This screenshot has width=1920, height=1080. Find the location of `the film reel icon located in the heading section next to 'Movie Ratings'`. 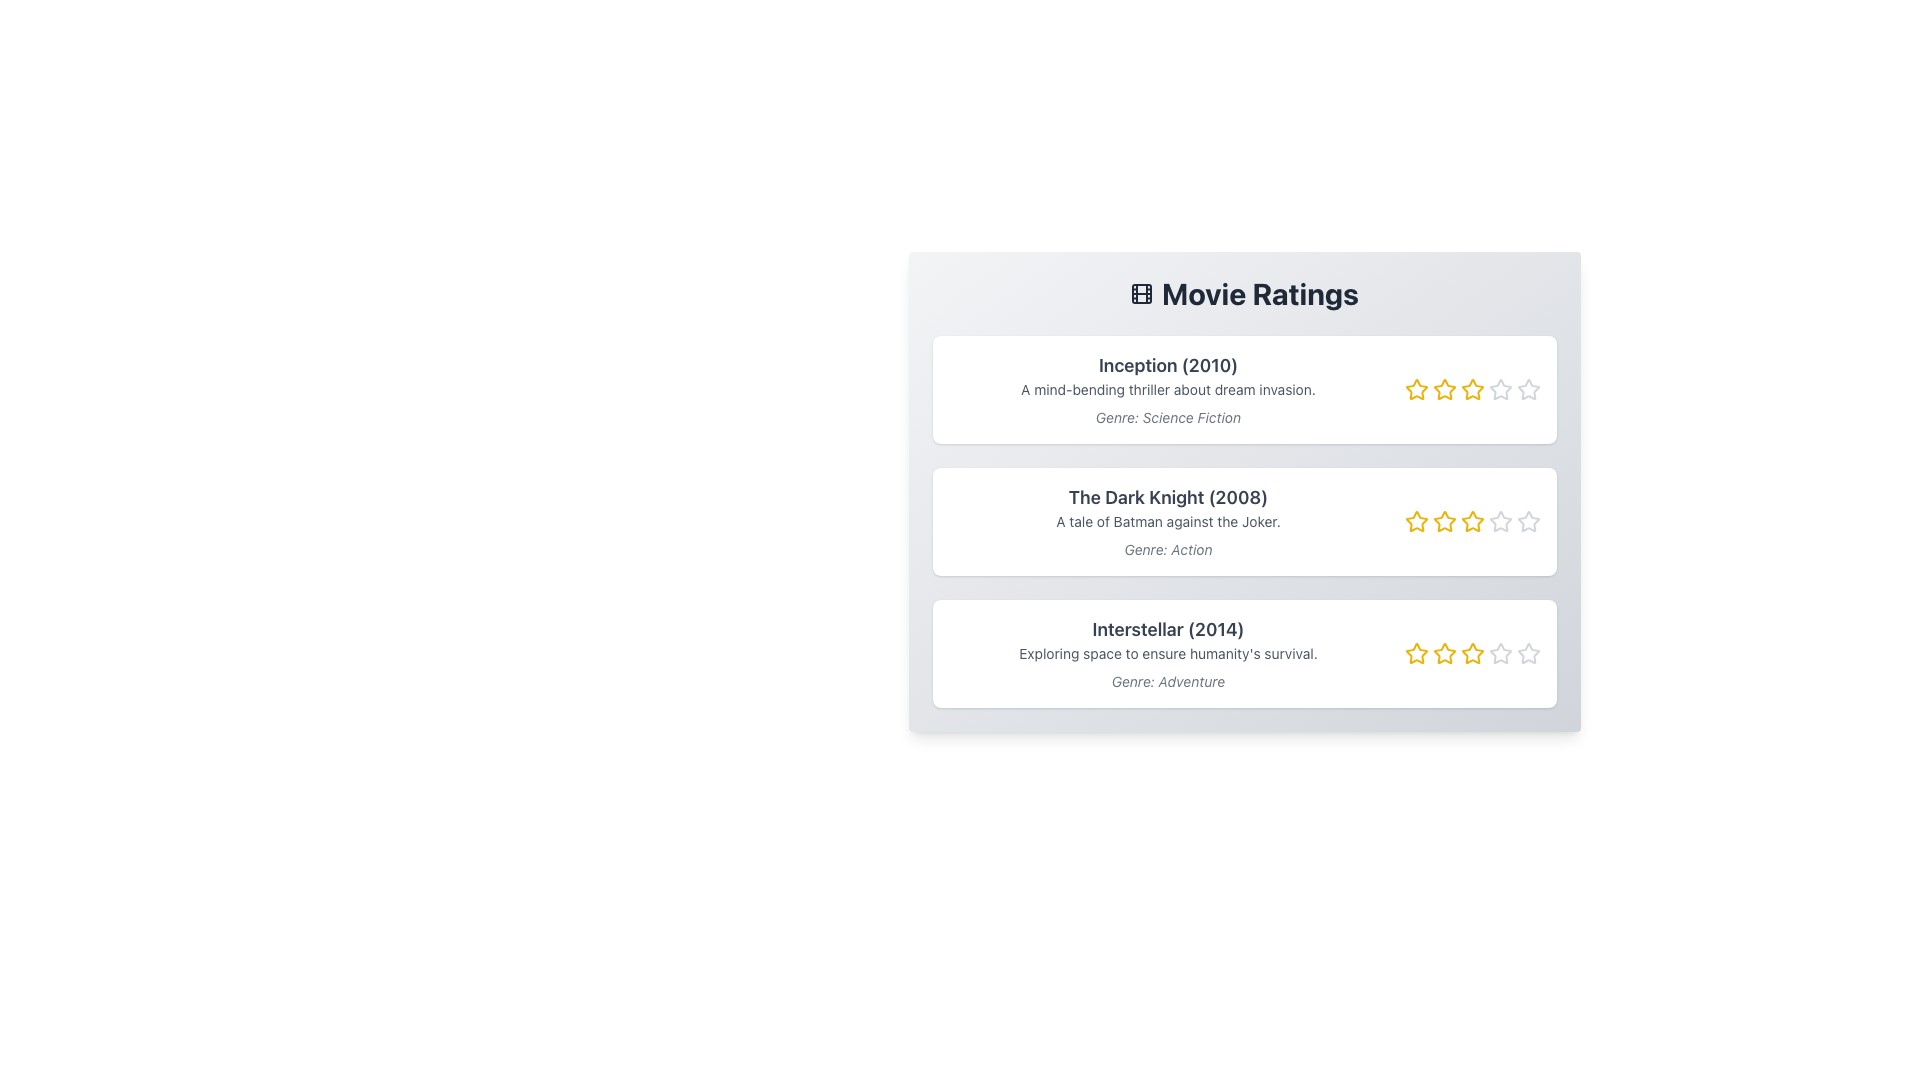

the film reel icon located in the heading section next to 'Movie Ratings' is located at coordinates (1142, 293).